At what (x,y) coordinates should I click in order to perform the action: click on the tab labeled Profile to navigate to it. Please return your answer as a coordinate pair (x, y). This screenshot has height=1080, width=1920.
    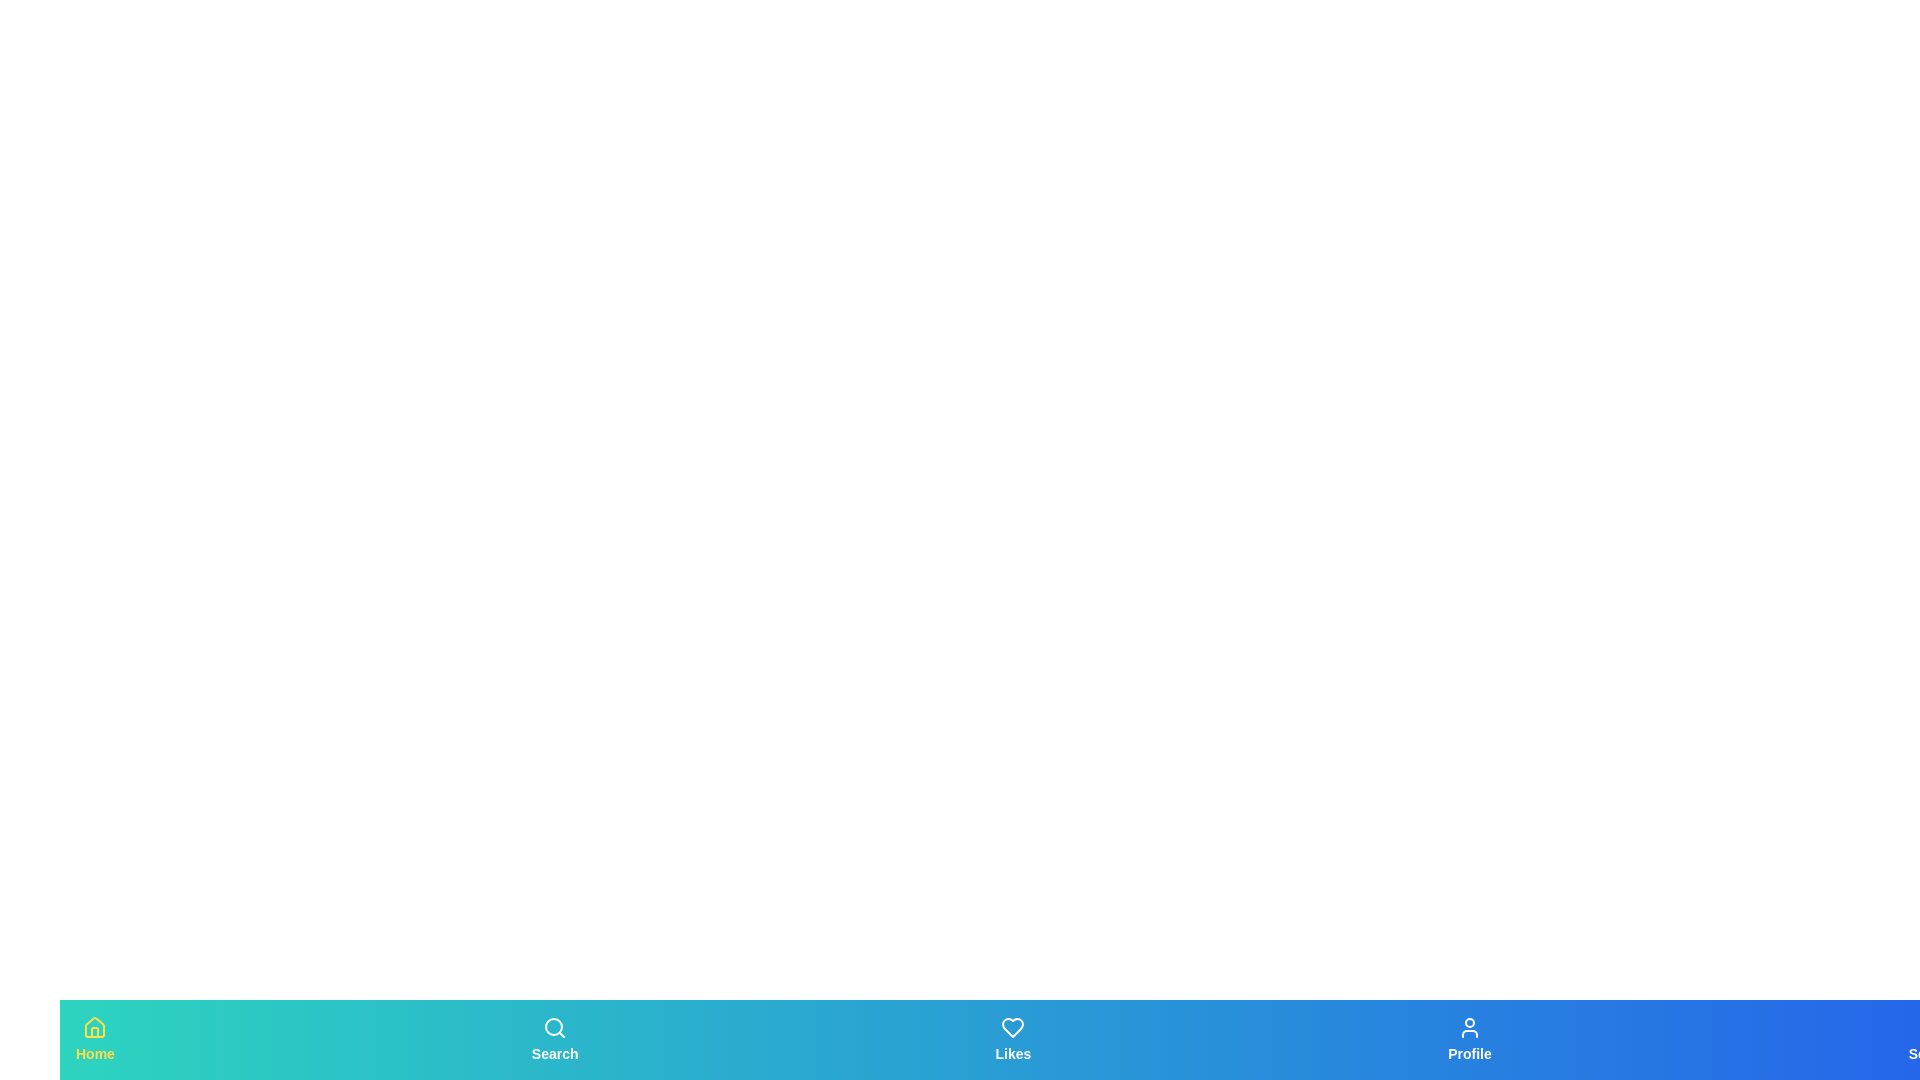
    Looking at the image, I should click on (1469, 1039).